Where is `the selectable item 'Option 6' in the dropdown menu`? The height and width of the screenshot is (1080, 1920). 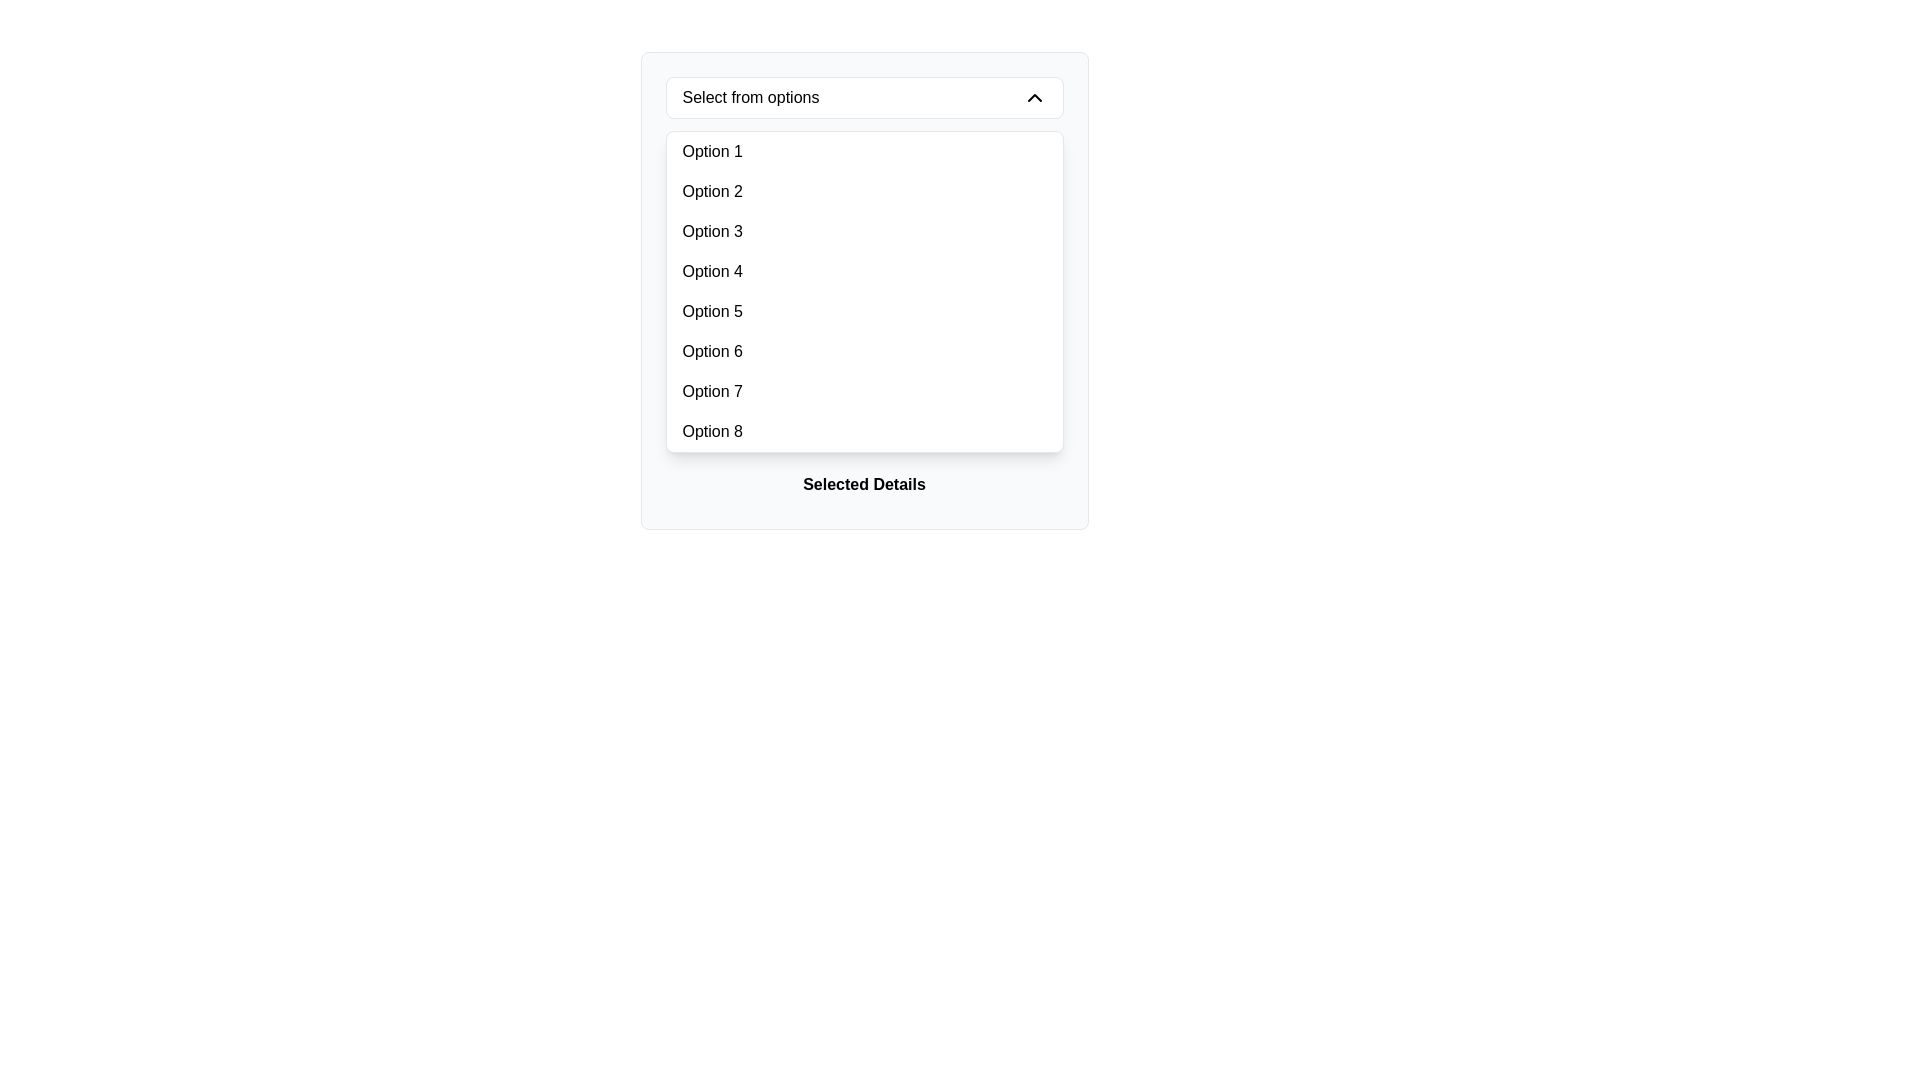
the selectable item 'Option 6' in the dropdown menu is located at coordinates (712, 350).